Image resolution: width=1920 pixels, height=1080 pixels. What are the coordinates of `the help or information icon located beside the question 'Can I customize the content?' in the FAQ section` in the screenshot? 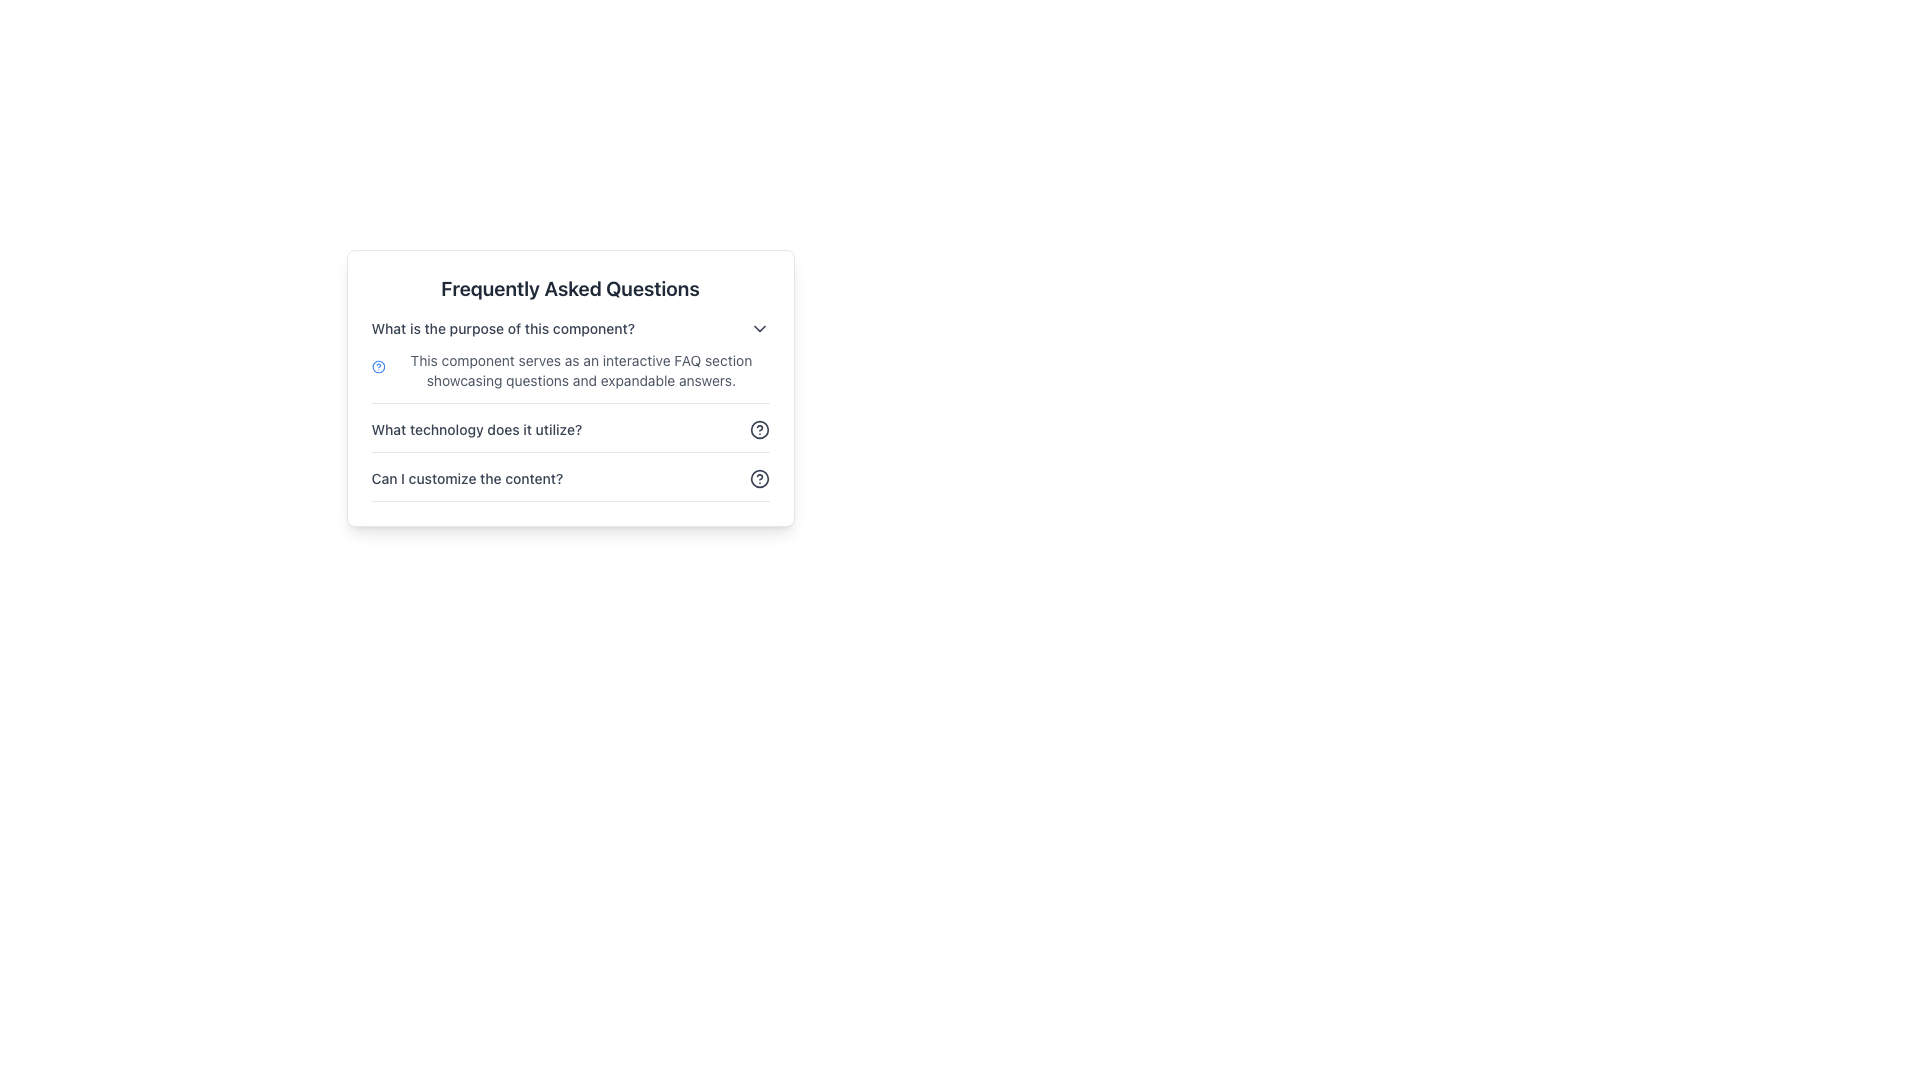 It's located at (758, 478).